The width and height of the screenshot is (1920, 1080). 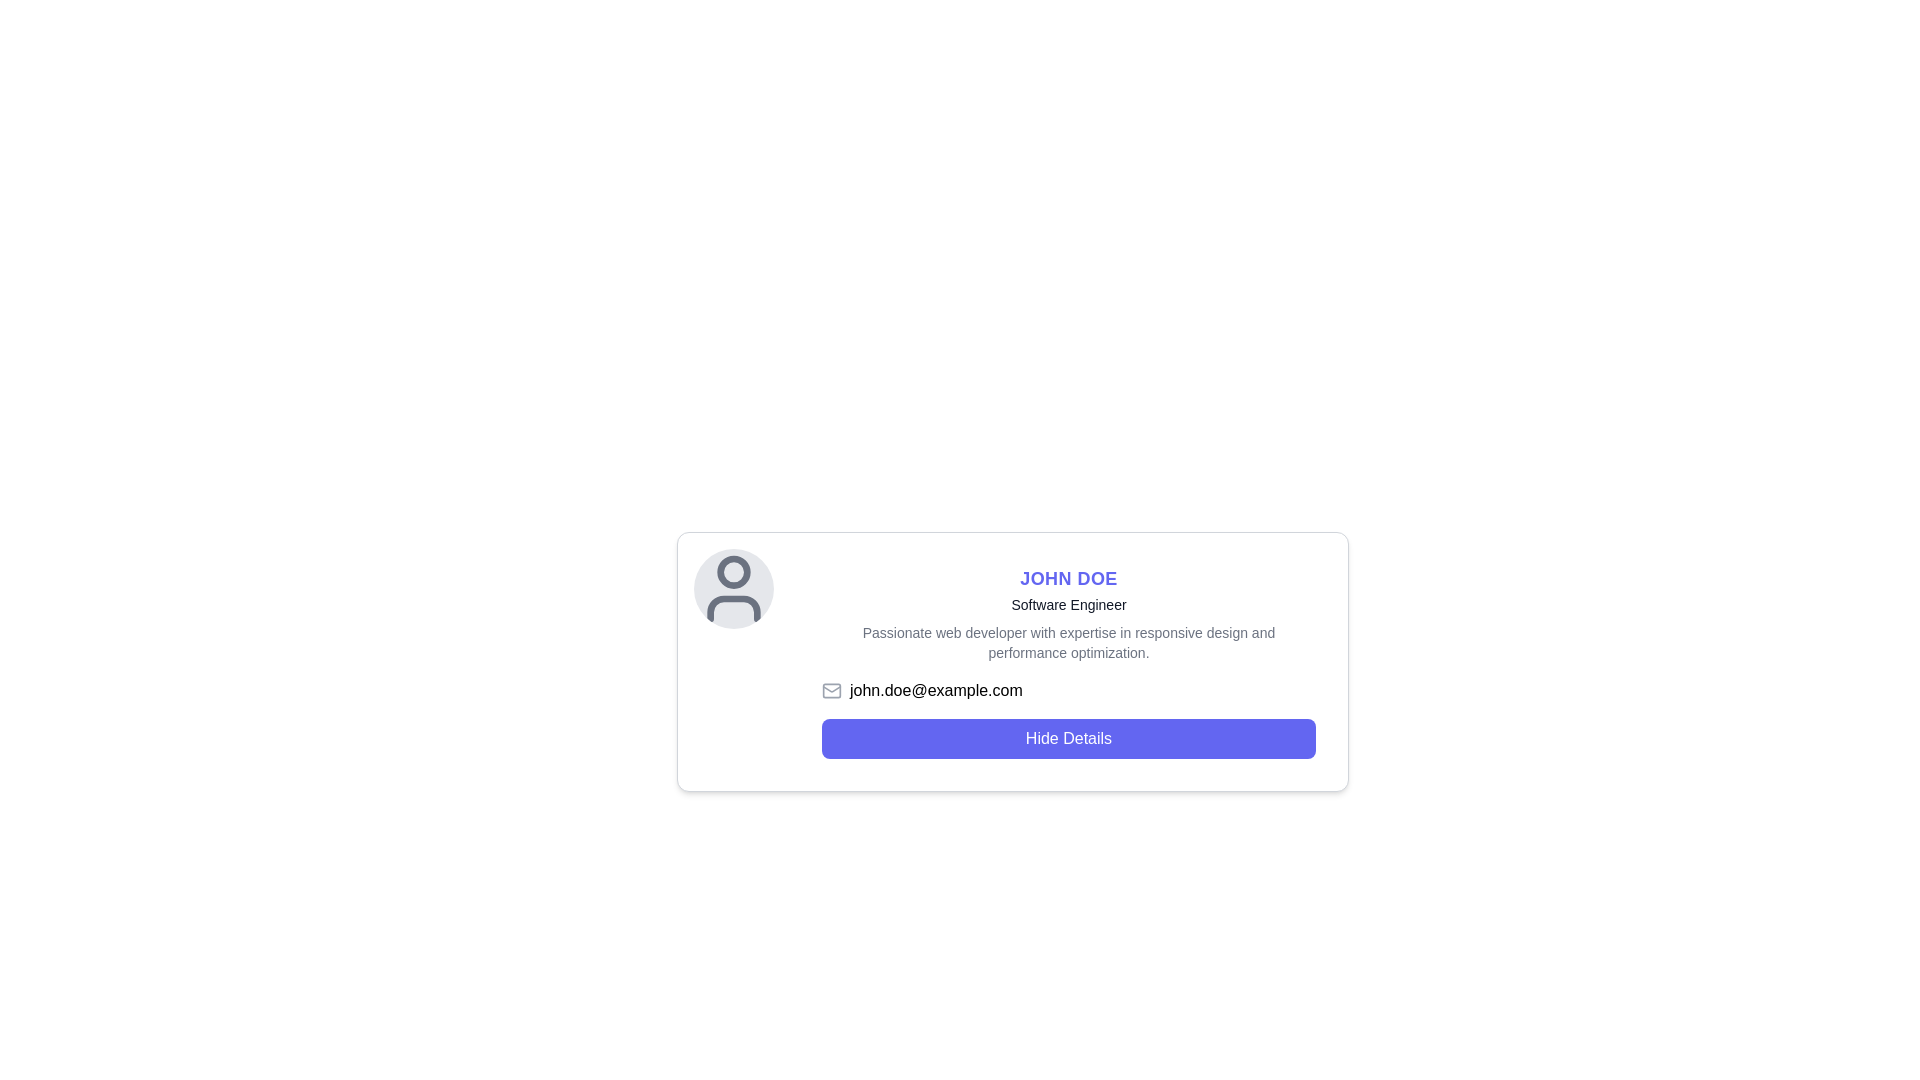 What do you see at coordinates (1068, 642) in the screenshot?
I see `the text element displaying the phrase 'Passionate web developer with expertise in responsive design and performance optimization.' located beneath the 'Software Engineer' title in the user profile card` at bounding box center [1068, 642].